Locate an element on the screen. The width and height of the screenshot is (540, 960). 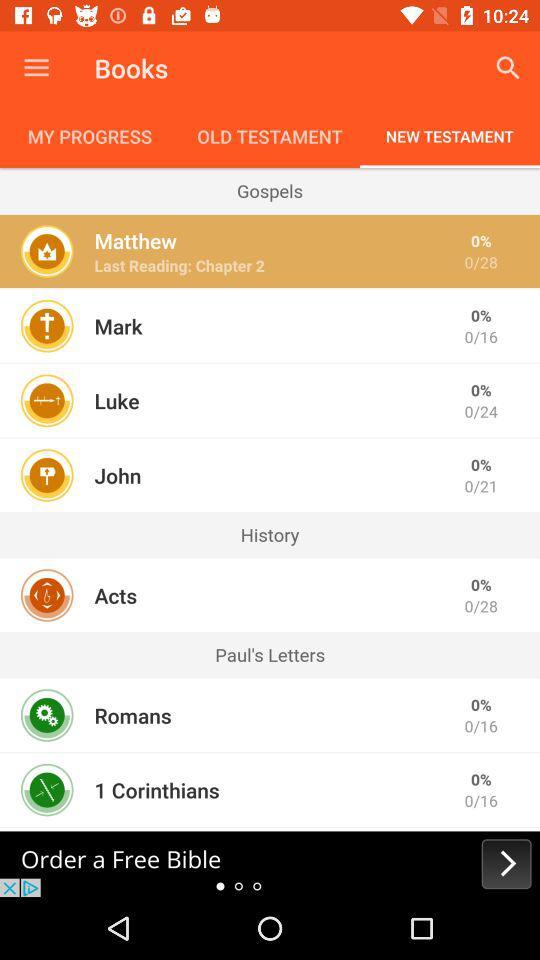
next is located at coordinates (270, 863).